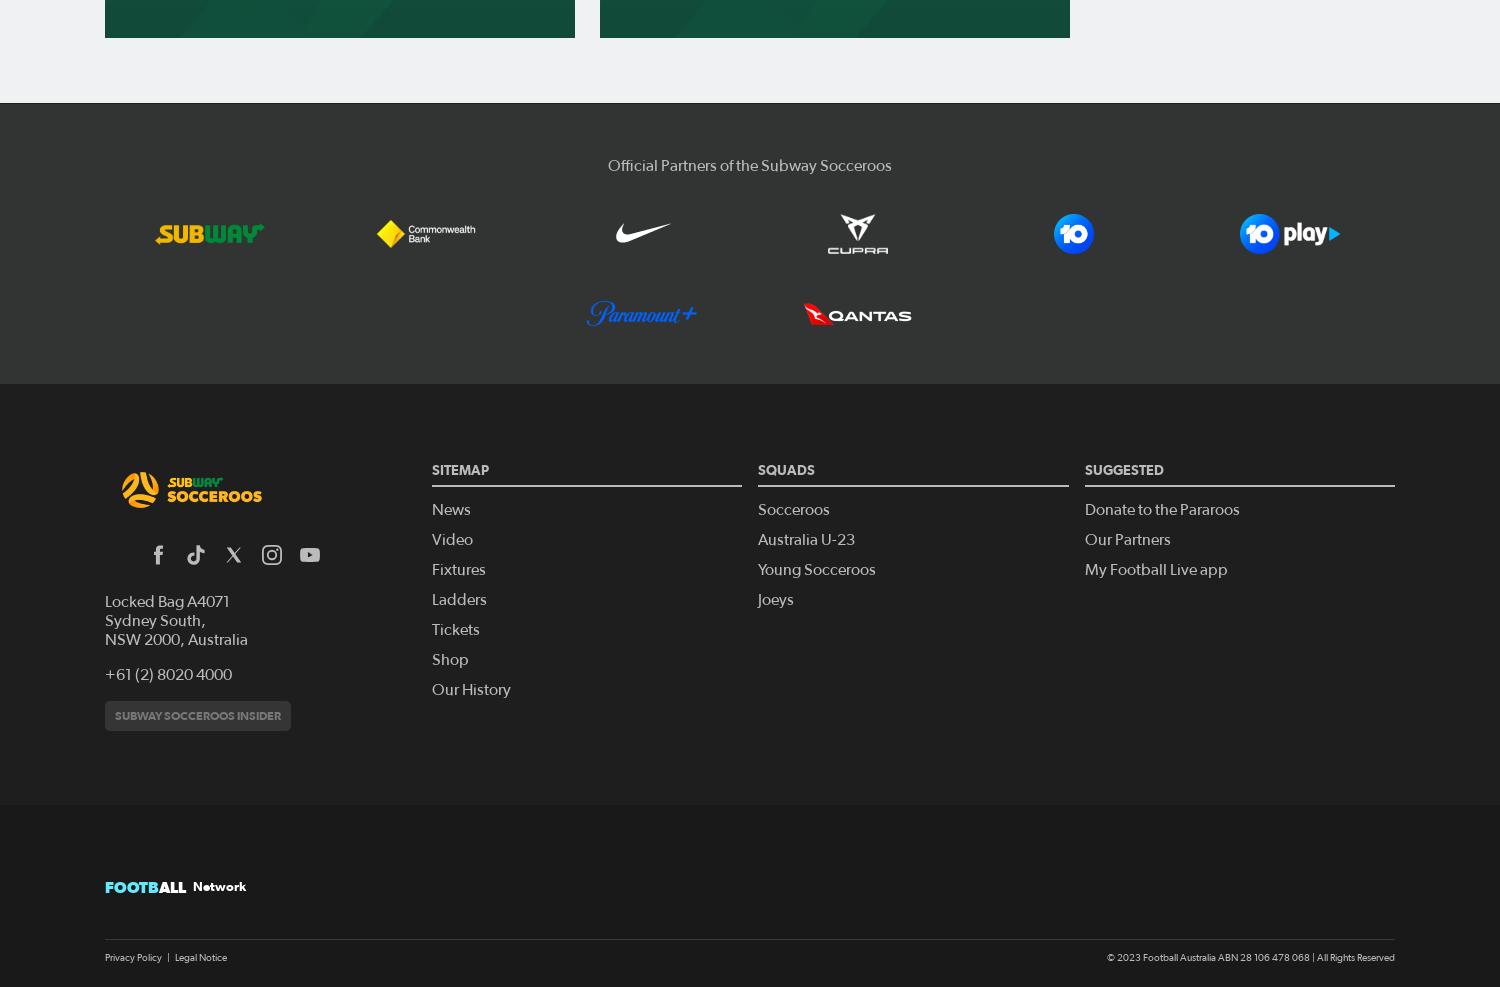 This screenshot has height=987, width=1500. What do you see at coordinates (449, 508) in the screenshot?
I see `'News'` at bounding box center [449, 508].